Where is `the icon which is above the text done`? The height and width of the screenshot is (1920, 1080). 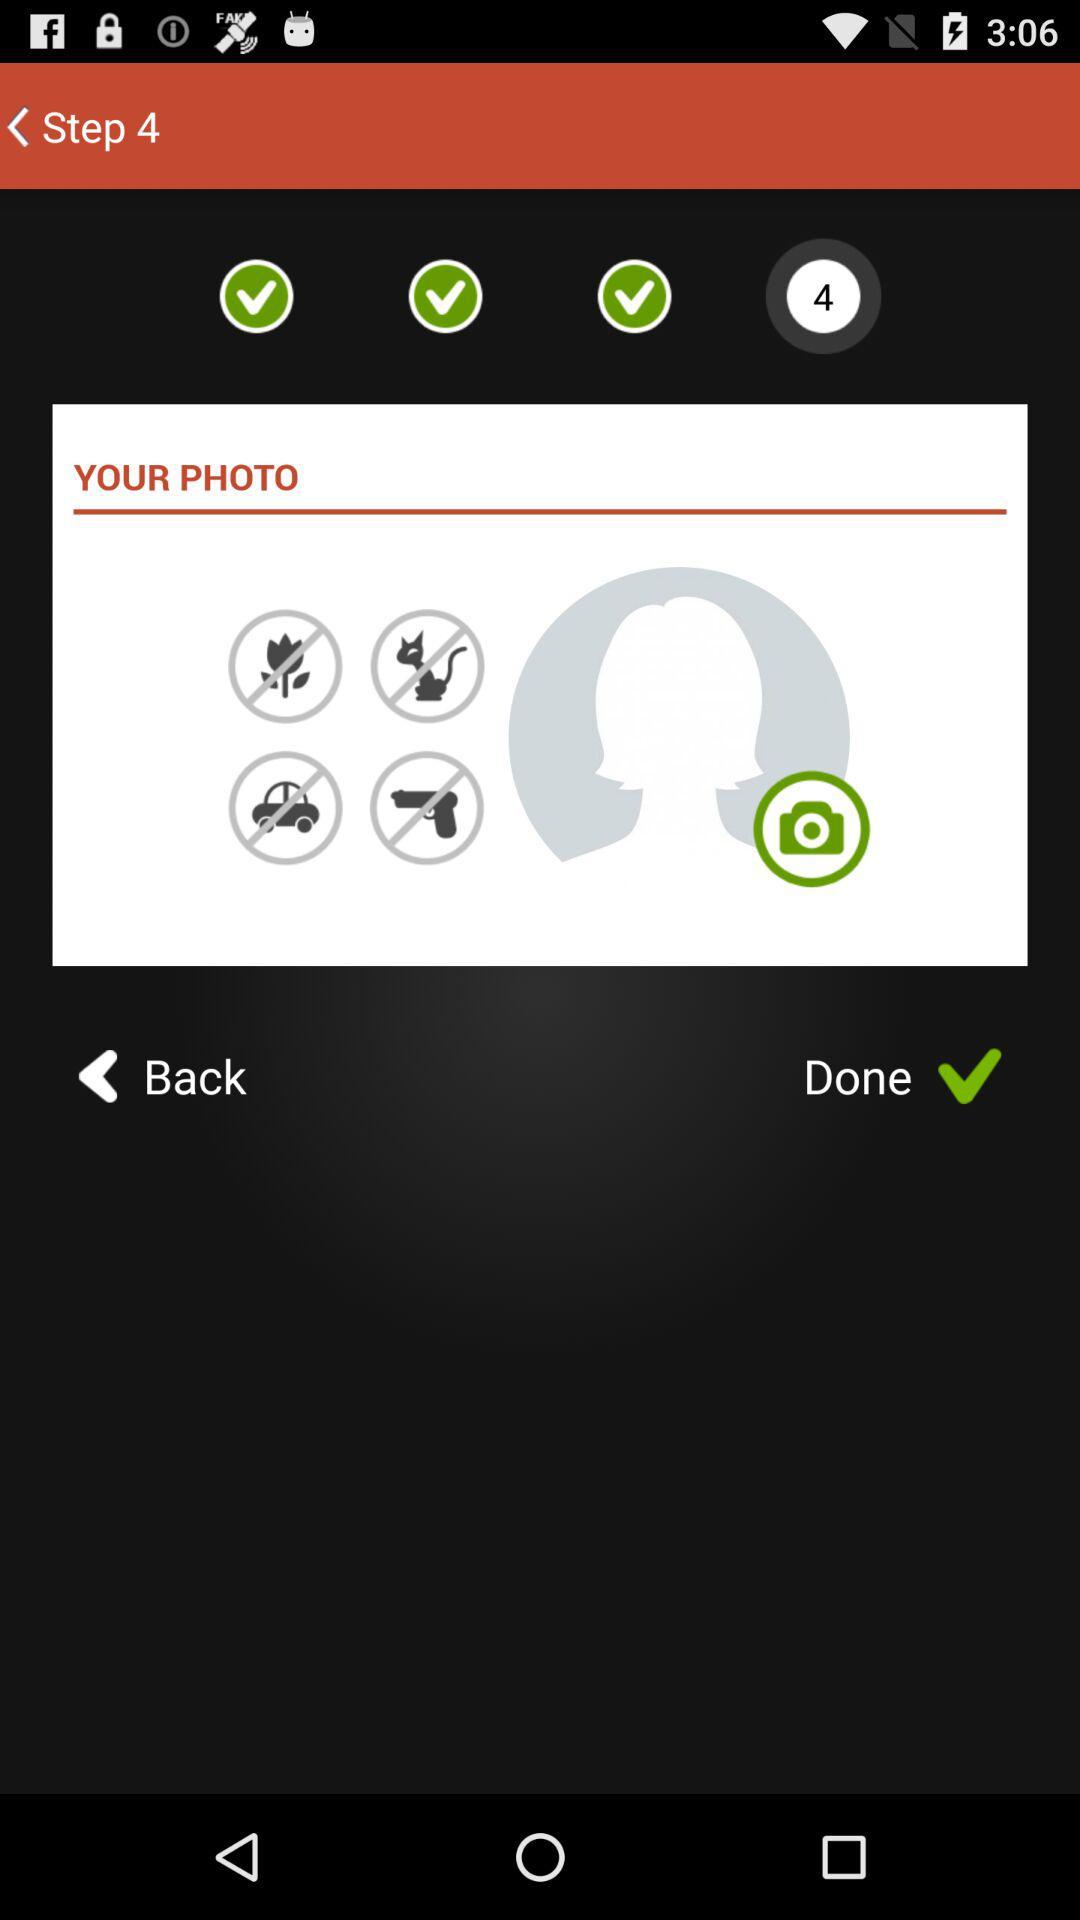 the icon which is above the text done is located at coordinates (811, 839).